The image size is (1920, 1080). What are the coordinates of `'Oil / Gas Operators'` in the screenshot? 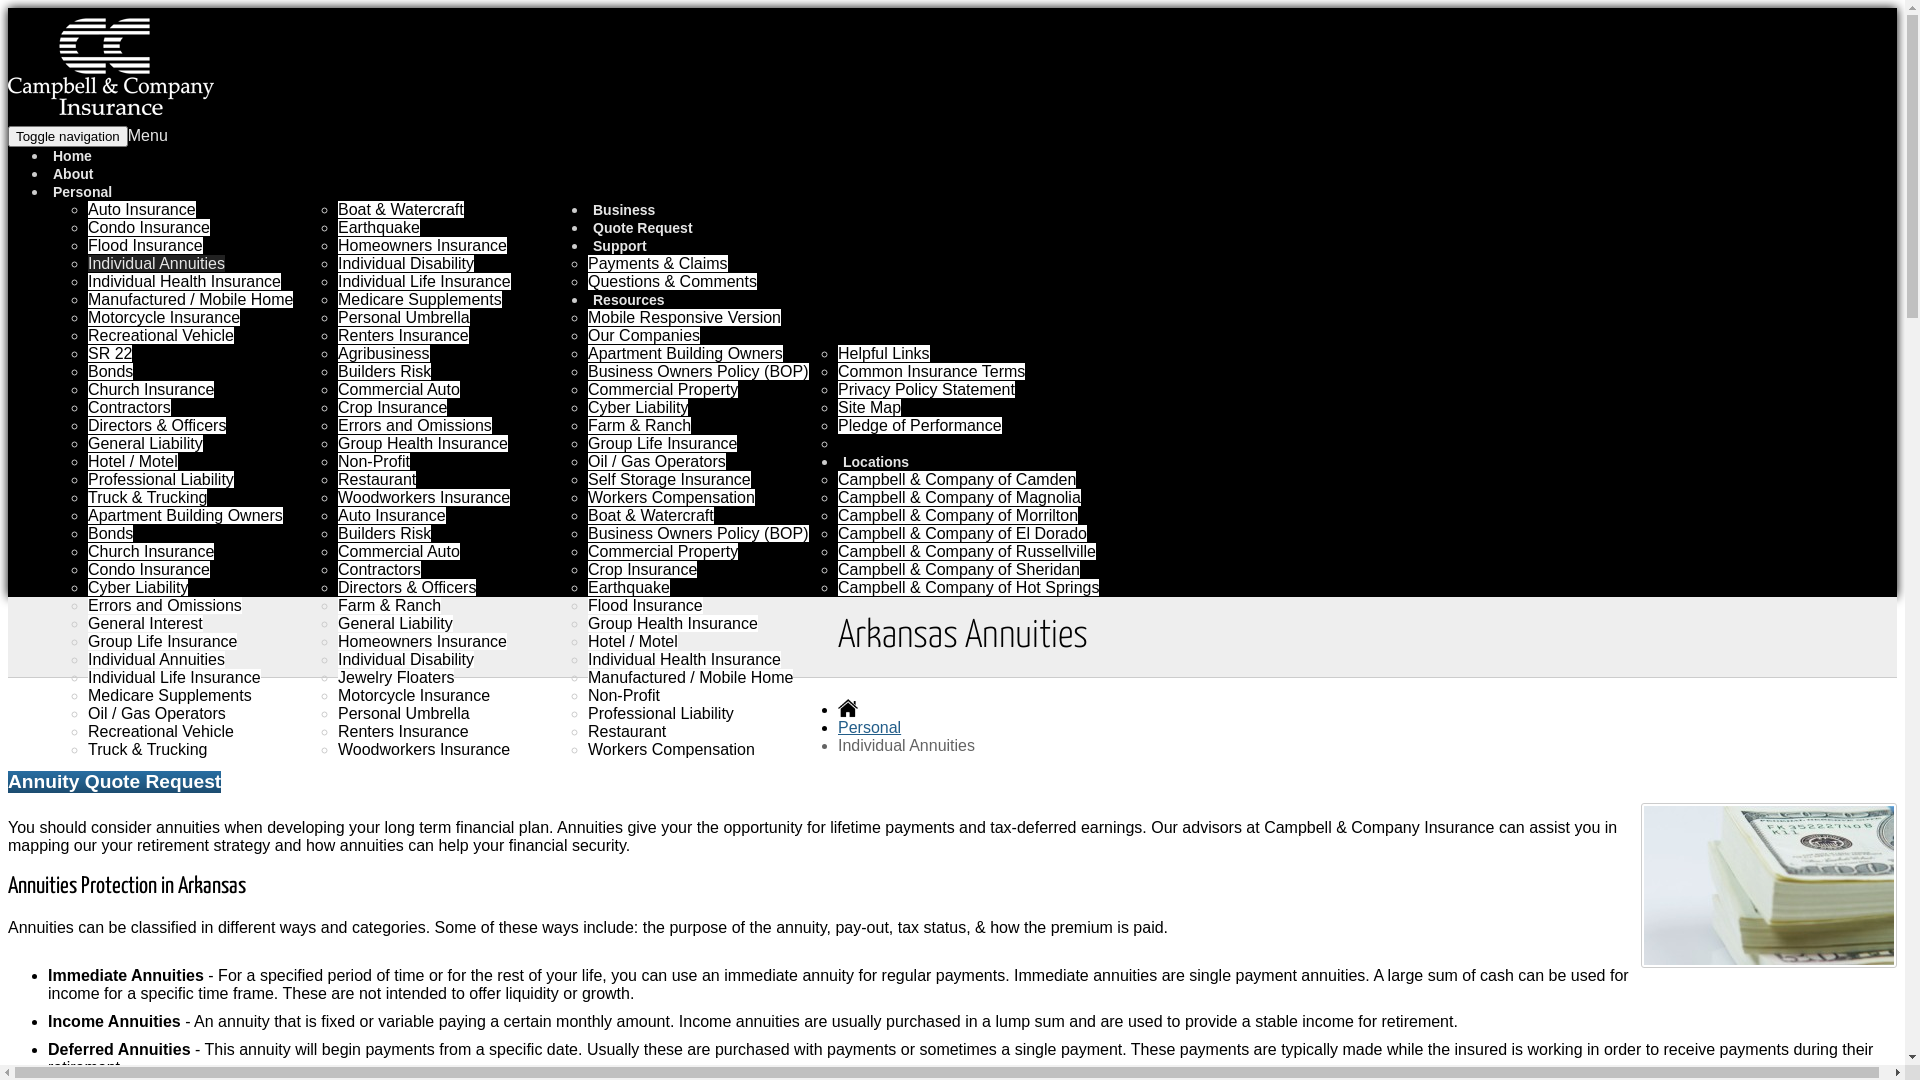 It's located at (657, 461).